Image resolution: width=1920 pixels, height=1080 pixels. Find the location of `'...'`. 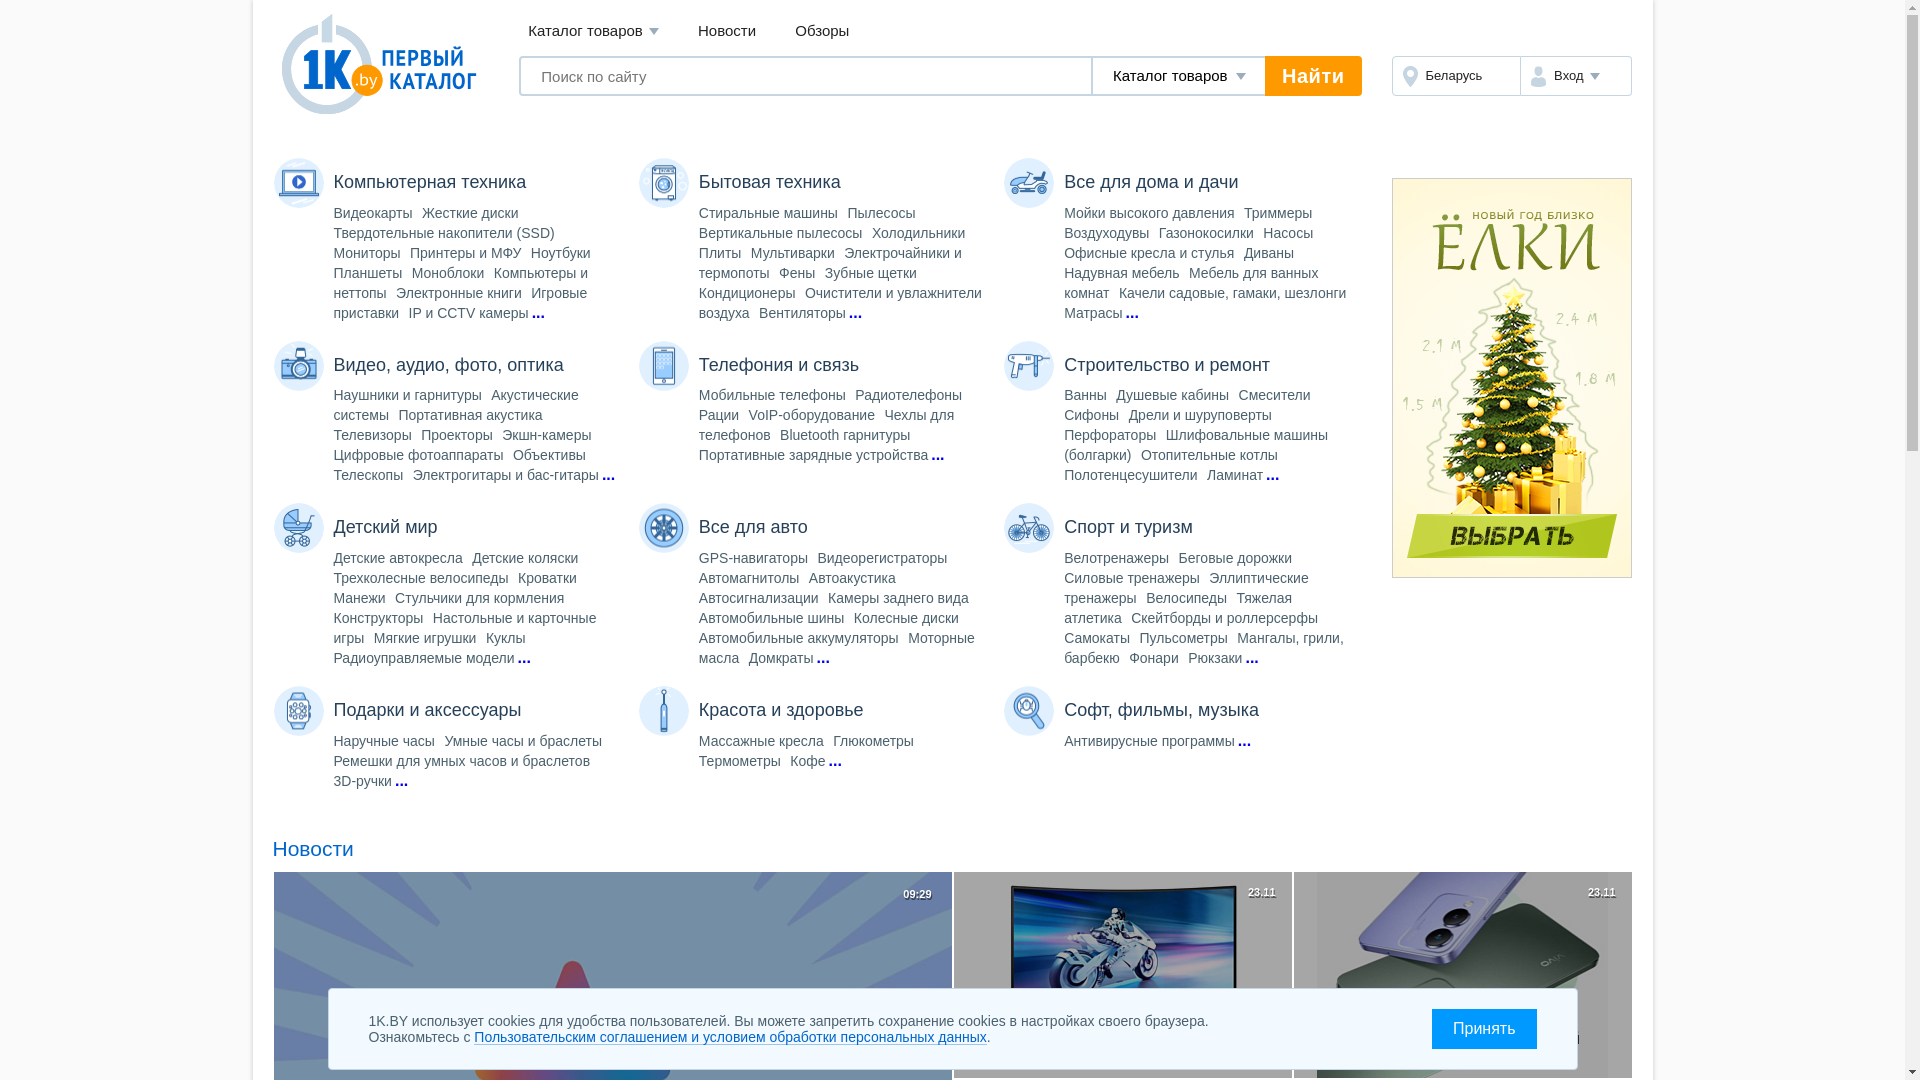

'...' is located at coordinates (834, 760).